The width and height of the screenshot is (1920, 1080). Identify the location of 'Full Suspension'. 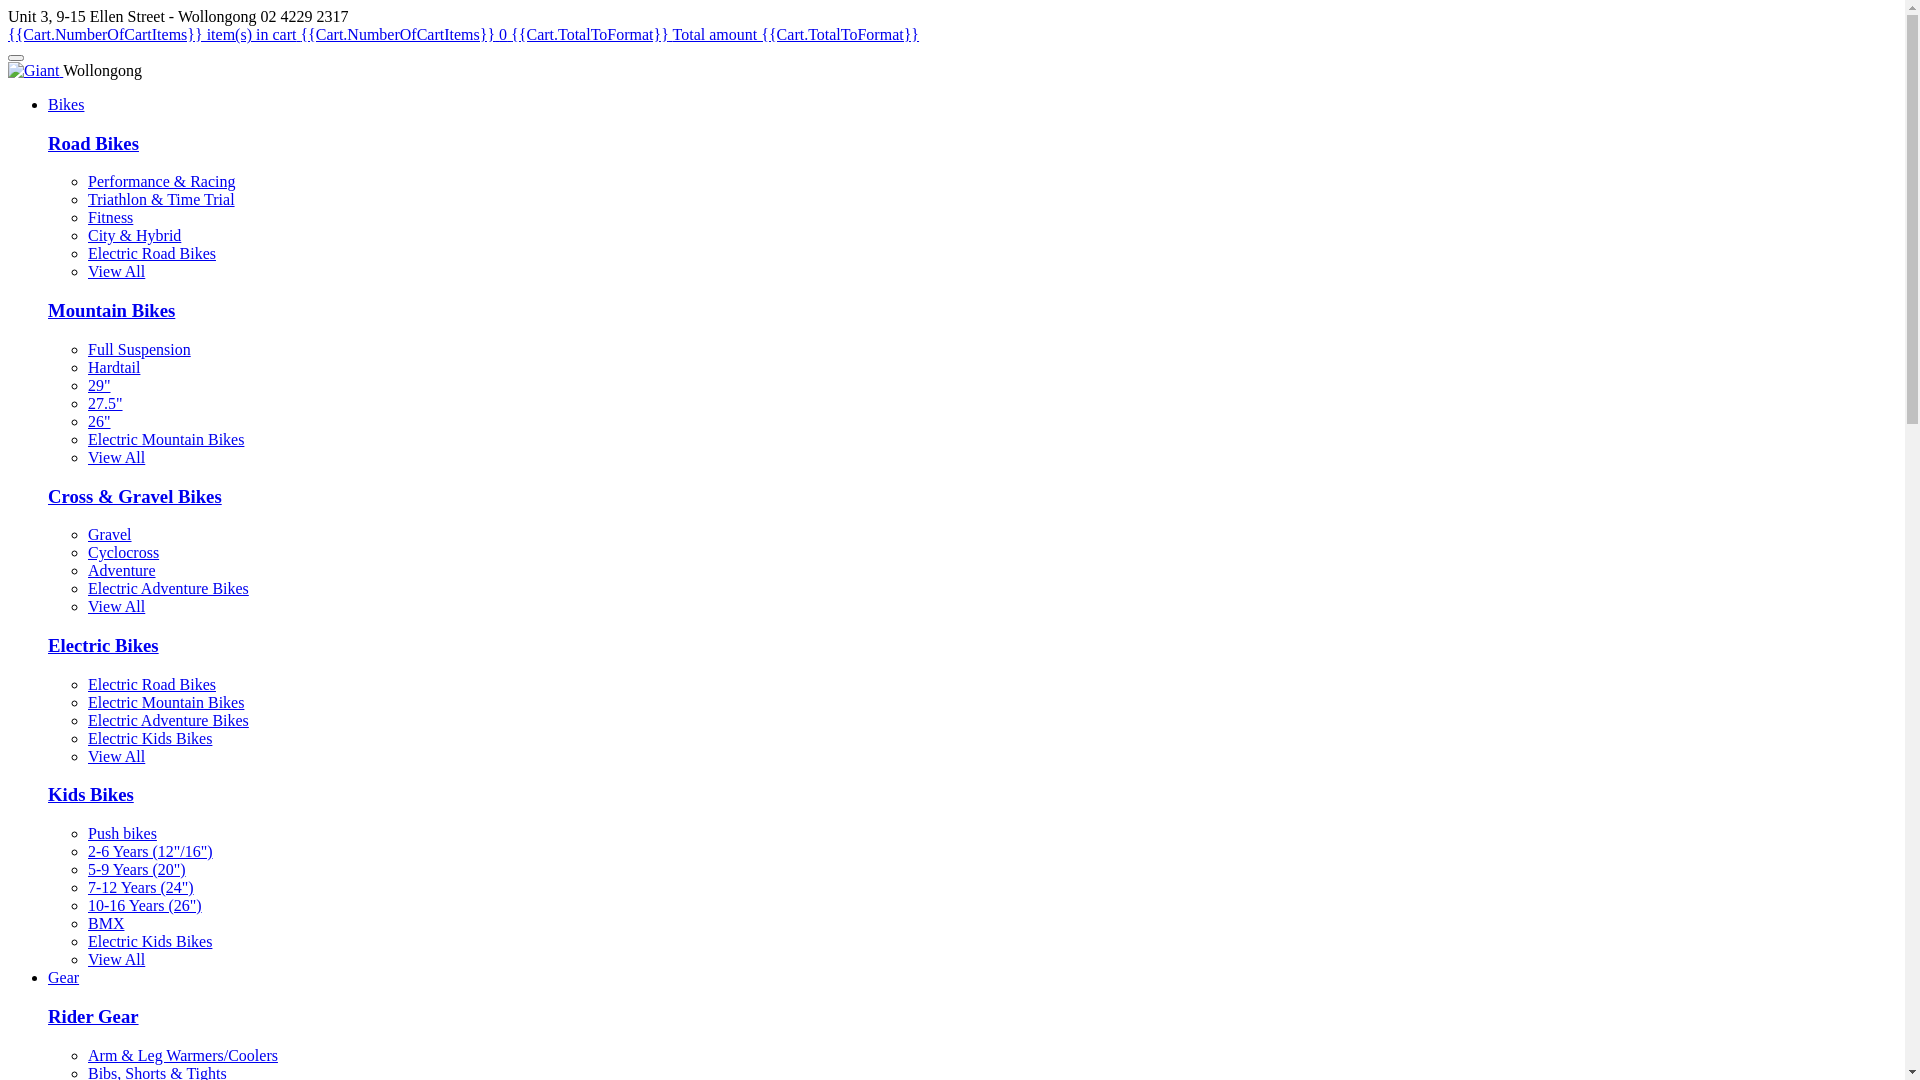
(138, 348).